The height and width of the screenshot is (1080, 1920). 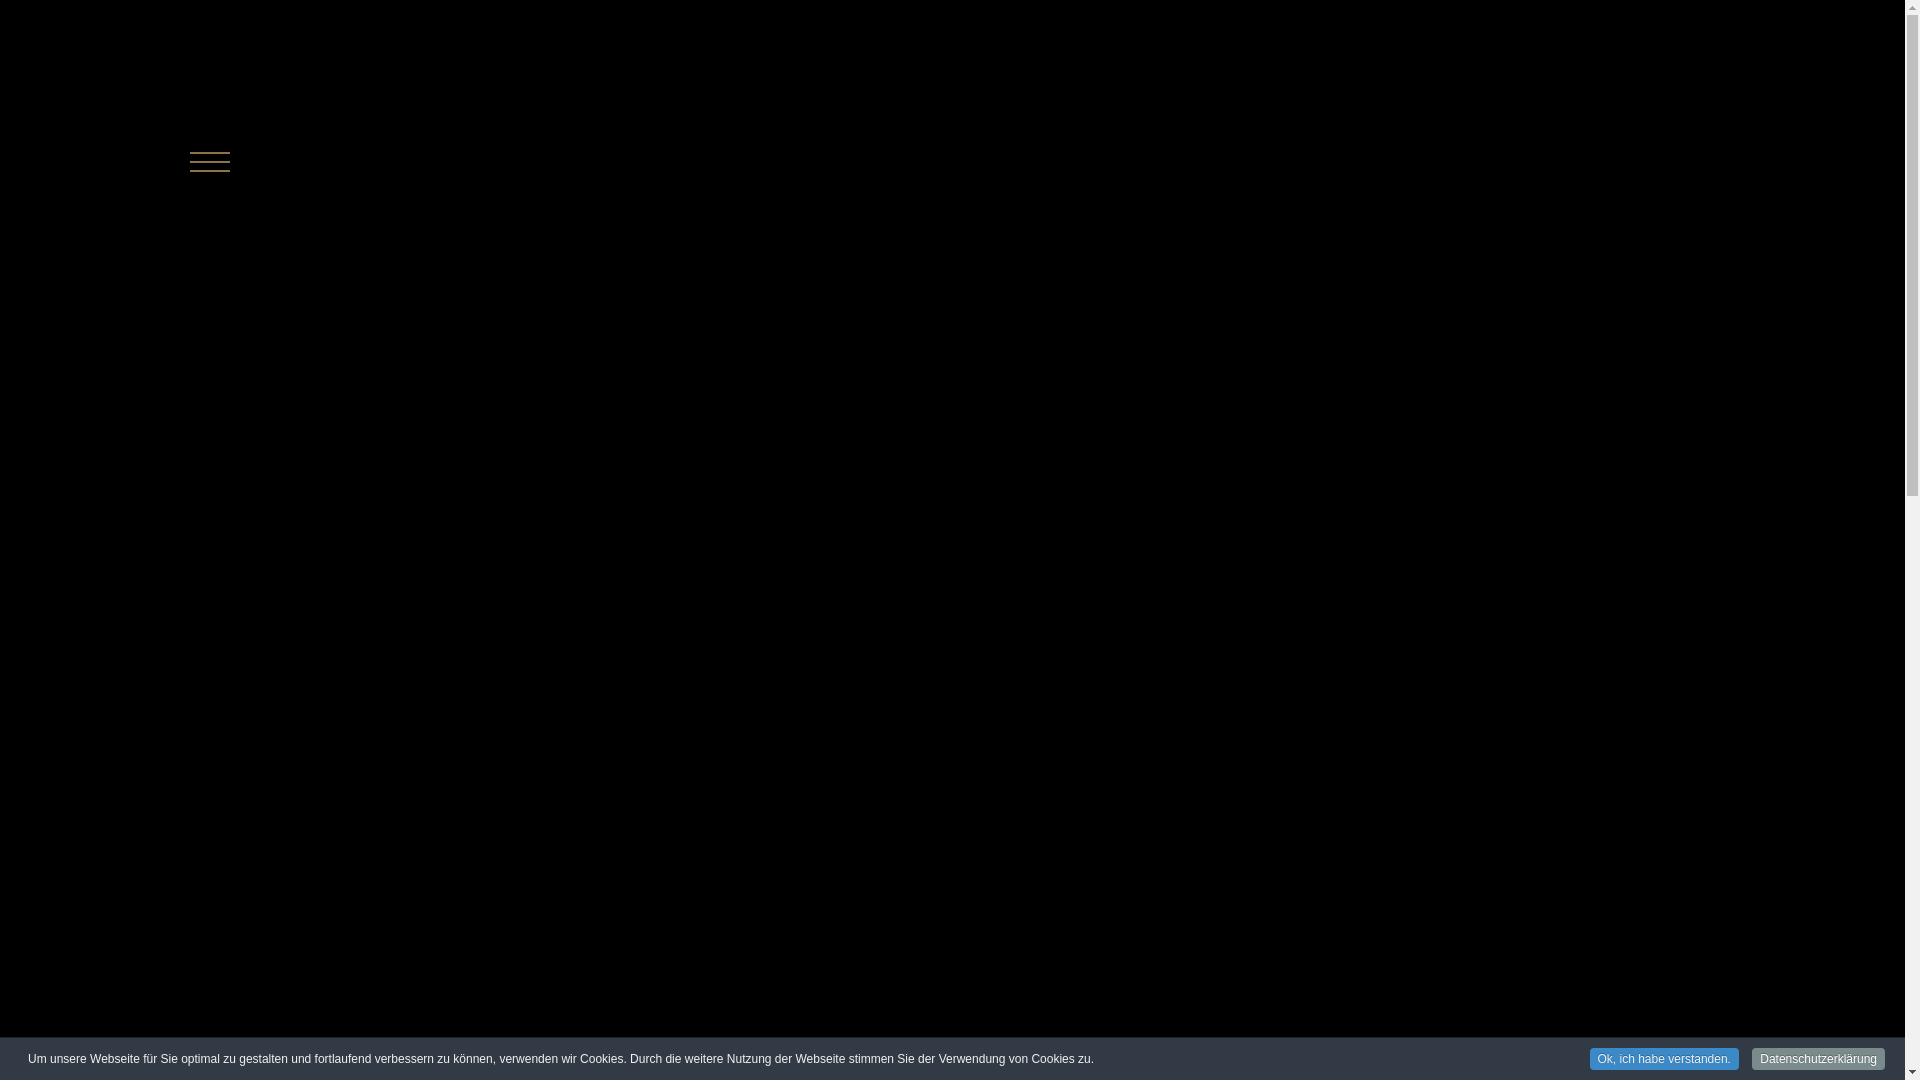 I want to click on 'Ok, ich habe verstanden.', so click(x=1664, y=1058).